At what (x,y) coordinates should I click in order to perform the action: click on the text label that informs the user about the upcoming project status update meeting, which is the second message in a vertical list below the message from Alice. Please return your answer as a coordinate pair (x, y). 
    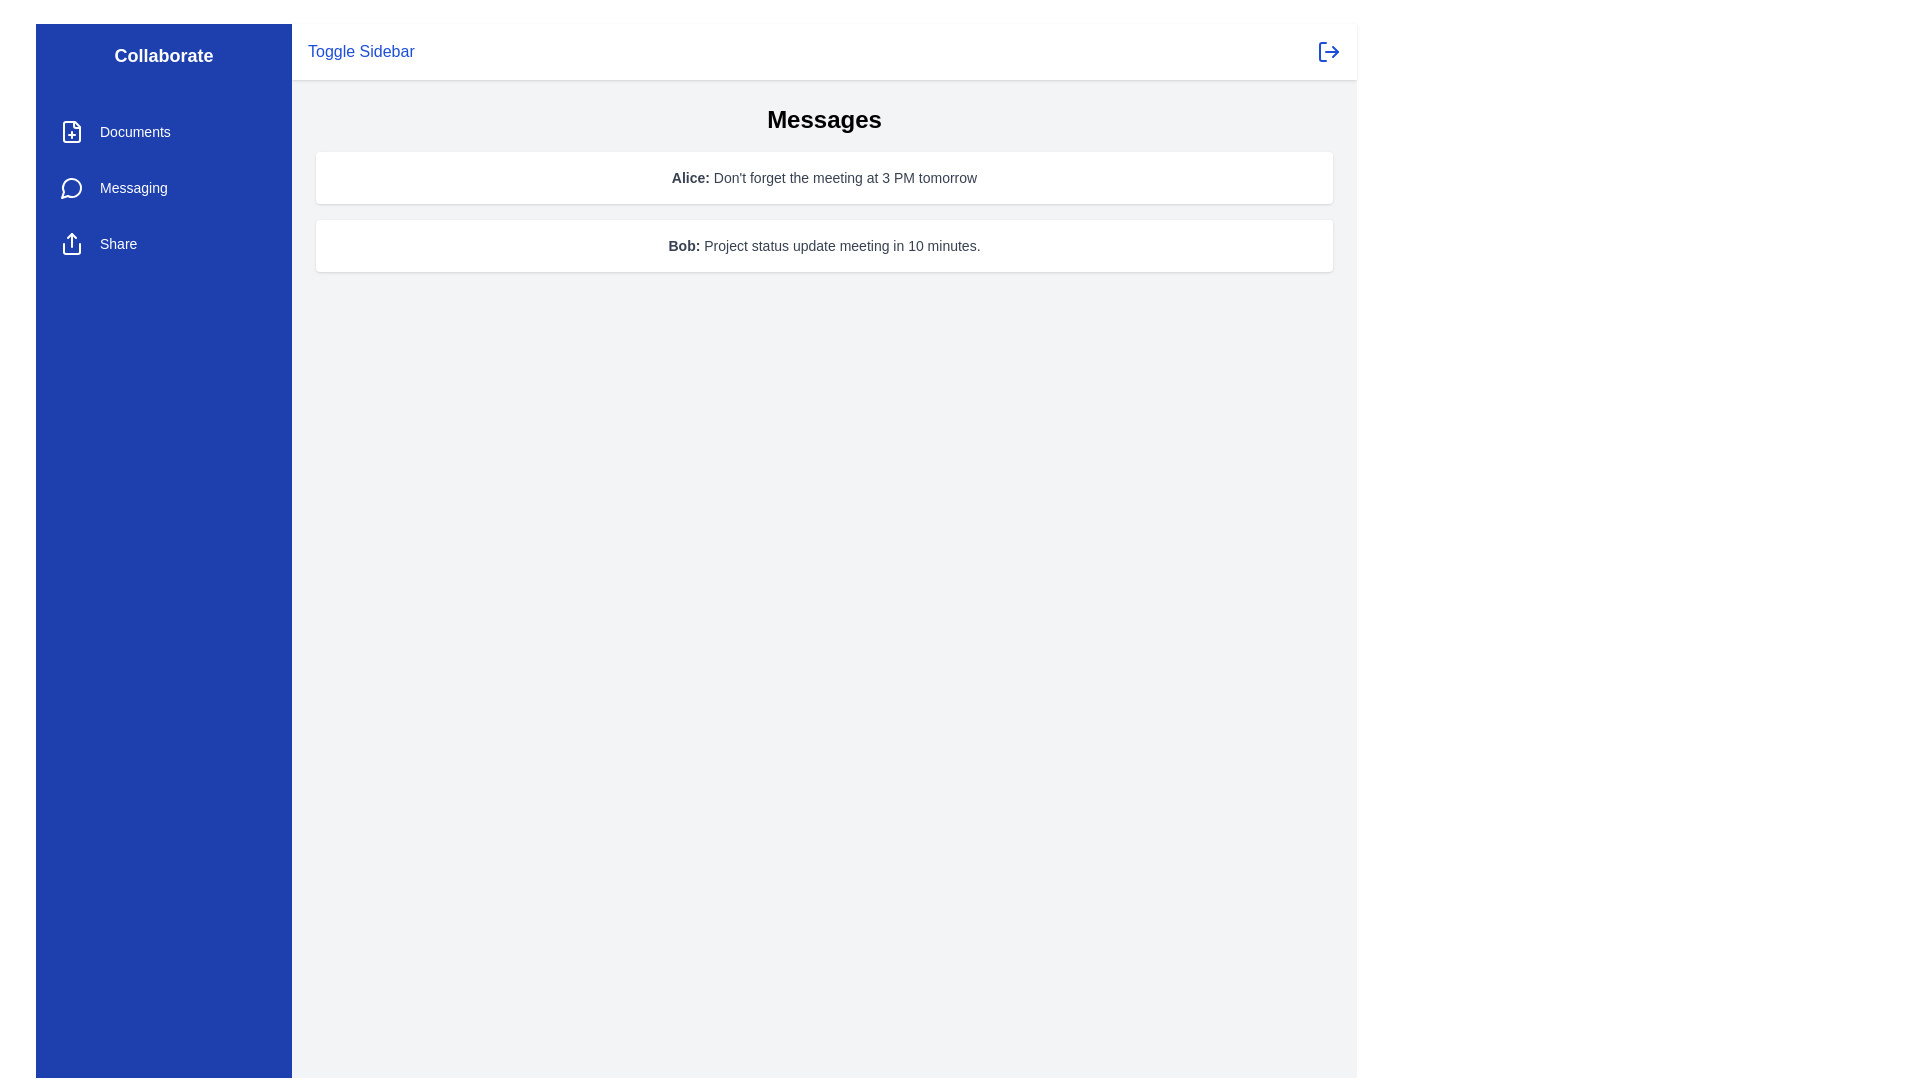
    Looking at the image, I should click on (824, 245).